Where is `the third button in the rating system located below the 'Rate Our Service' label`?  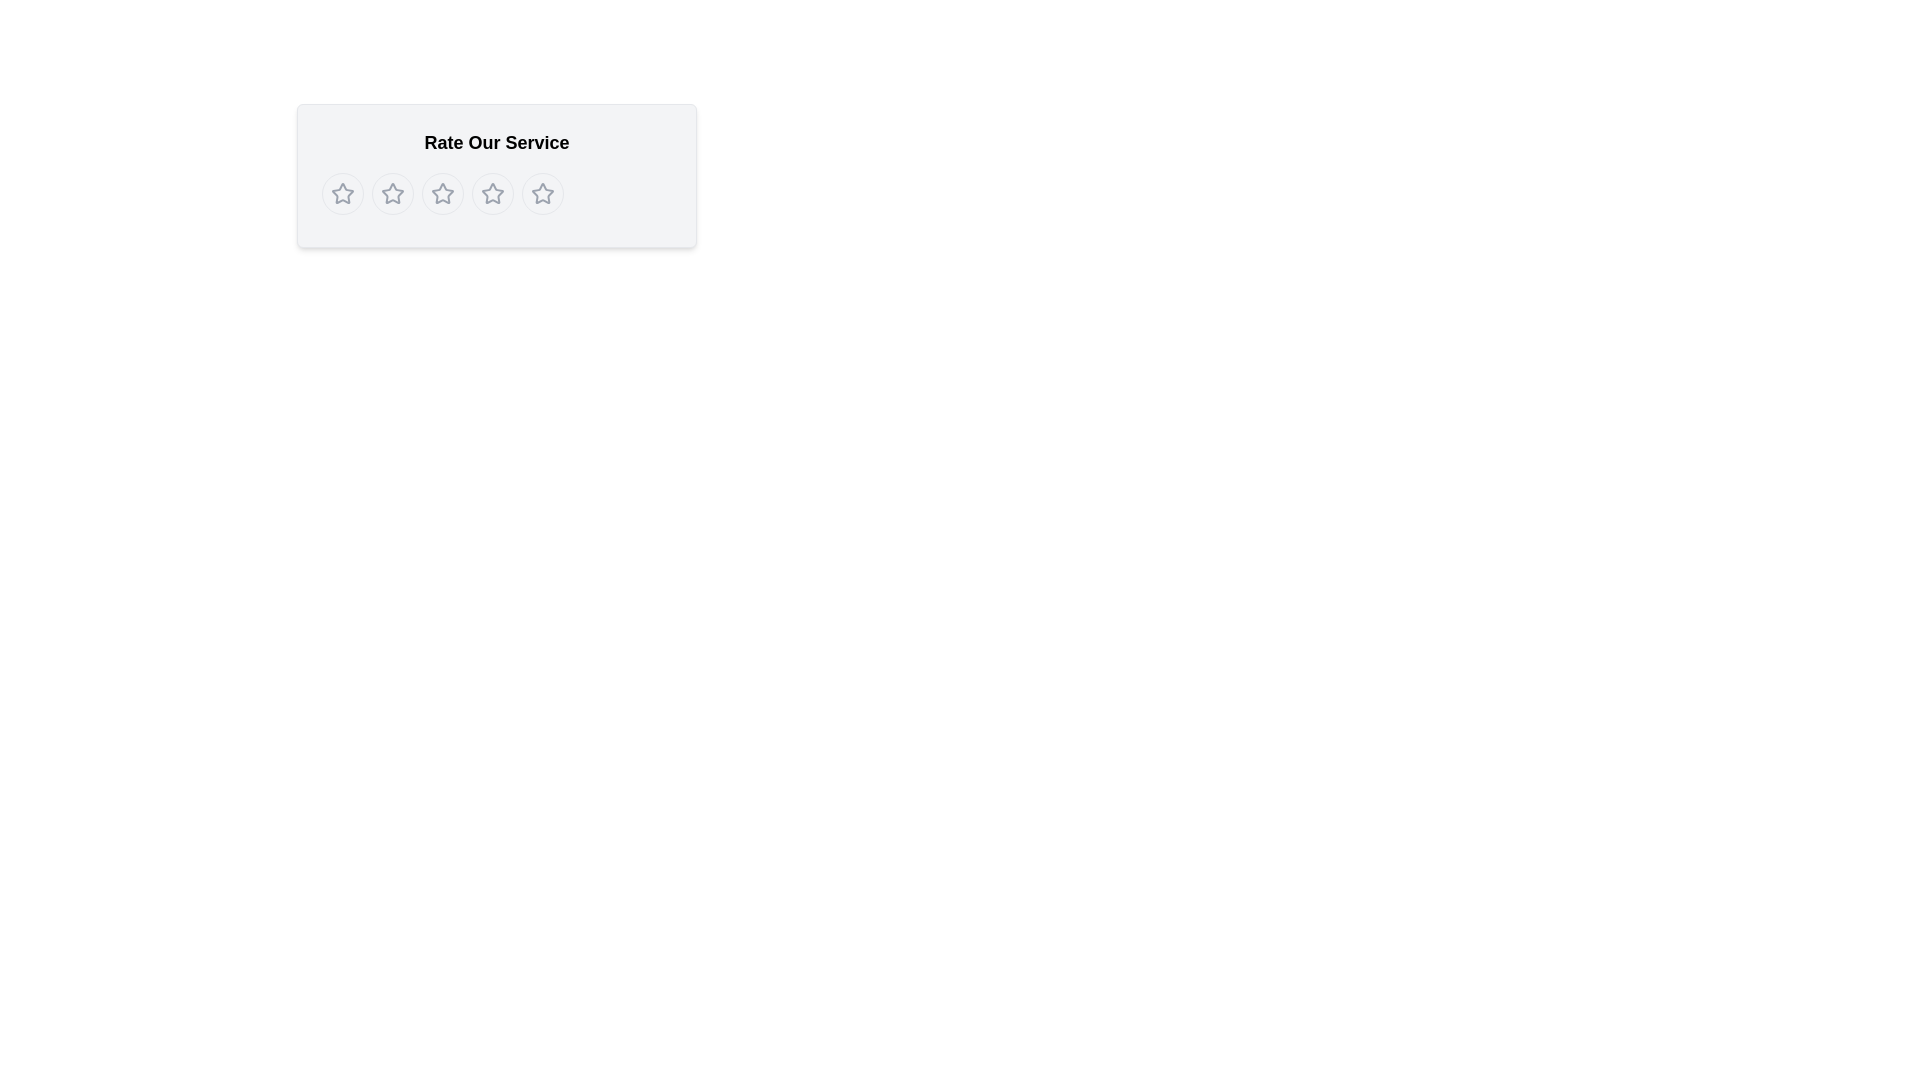
the third button in the rating system located below the 'Rate Our Service' label is located at coordinates (441, 193).